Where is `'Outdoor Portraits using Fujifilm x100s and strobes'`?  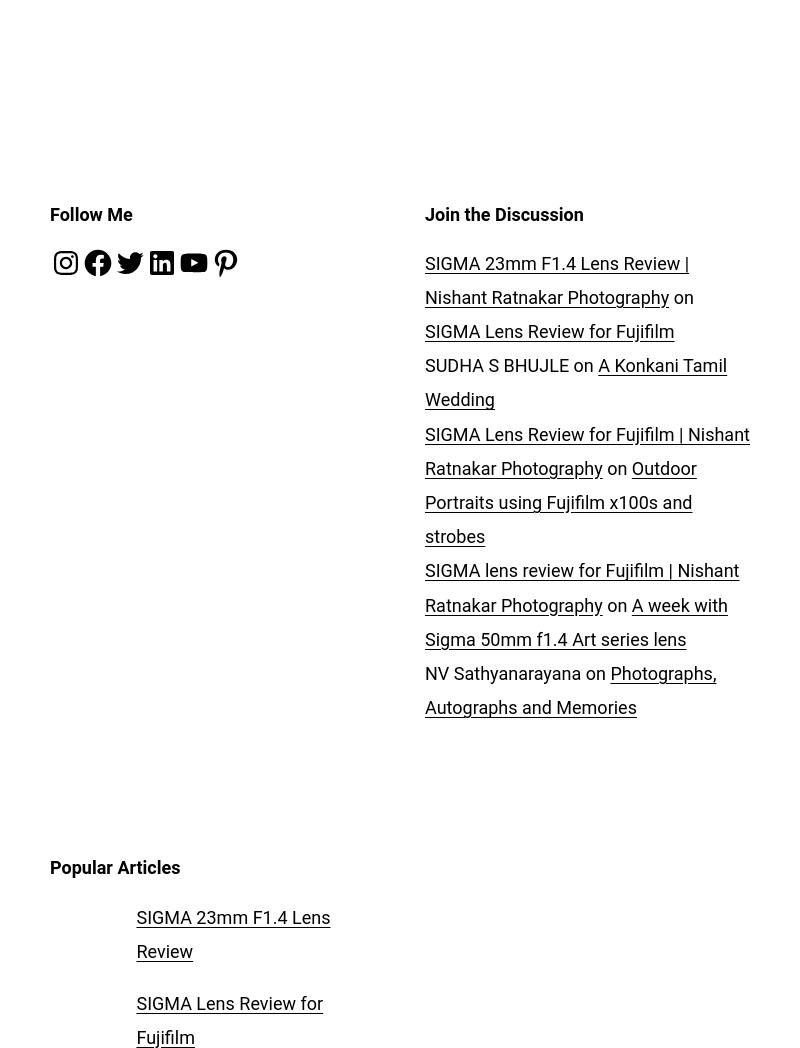 'Outdoor Portraits using Fujifilm x100s and strobes' is located at coordinates (560, 501).